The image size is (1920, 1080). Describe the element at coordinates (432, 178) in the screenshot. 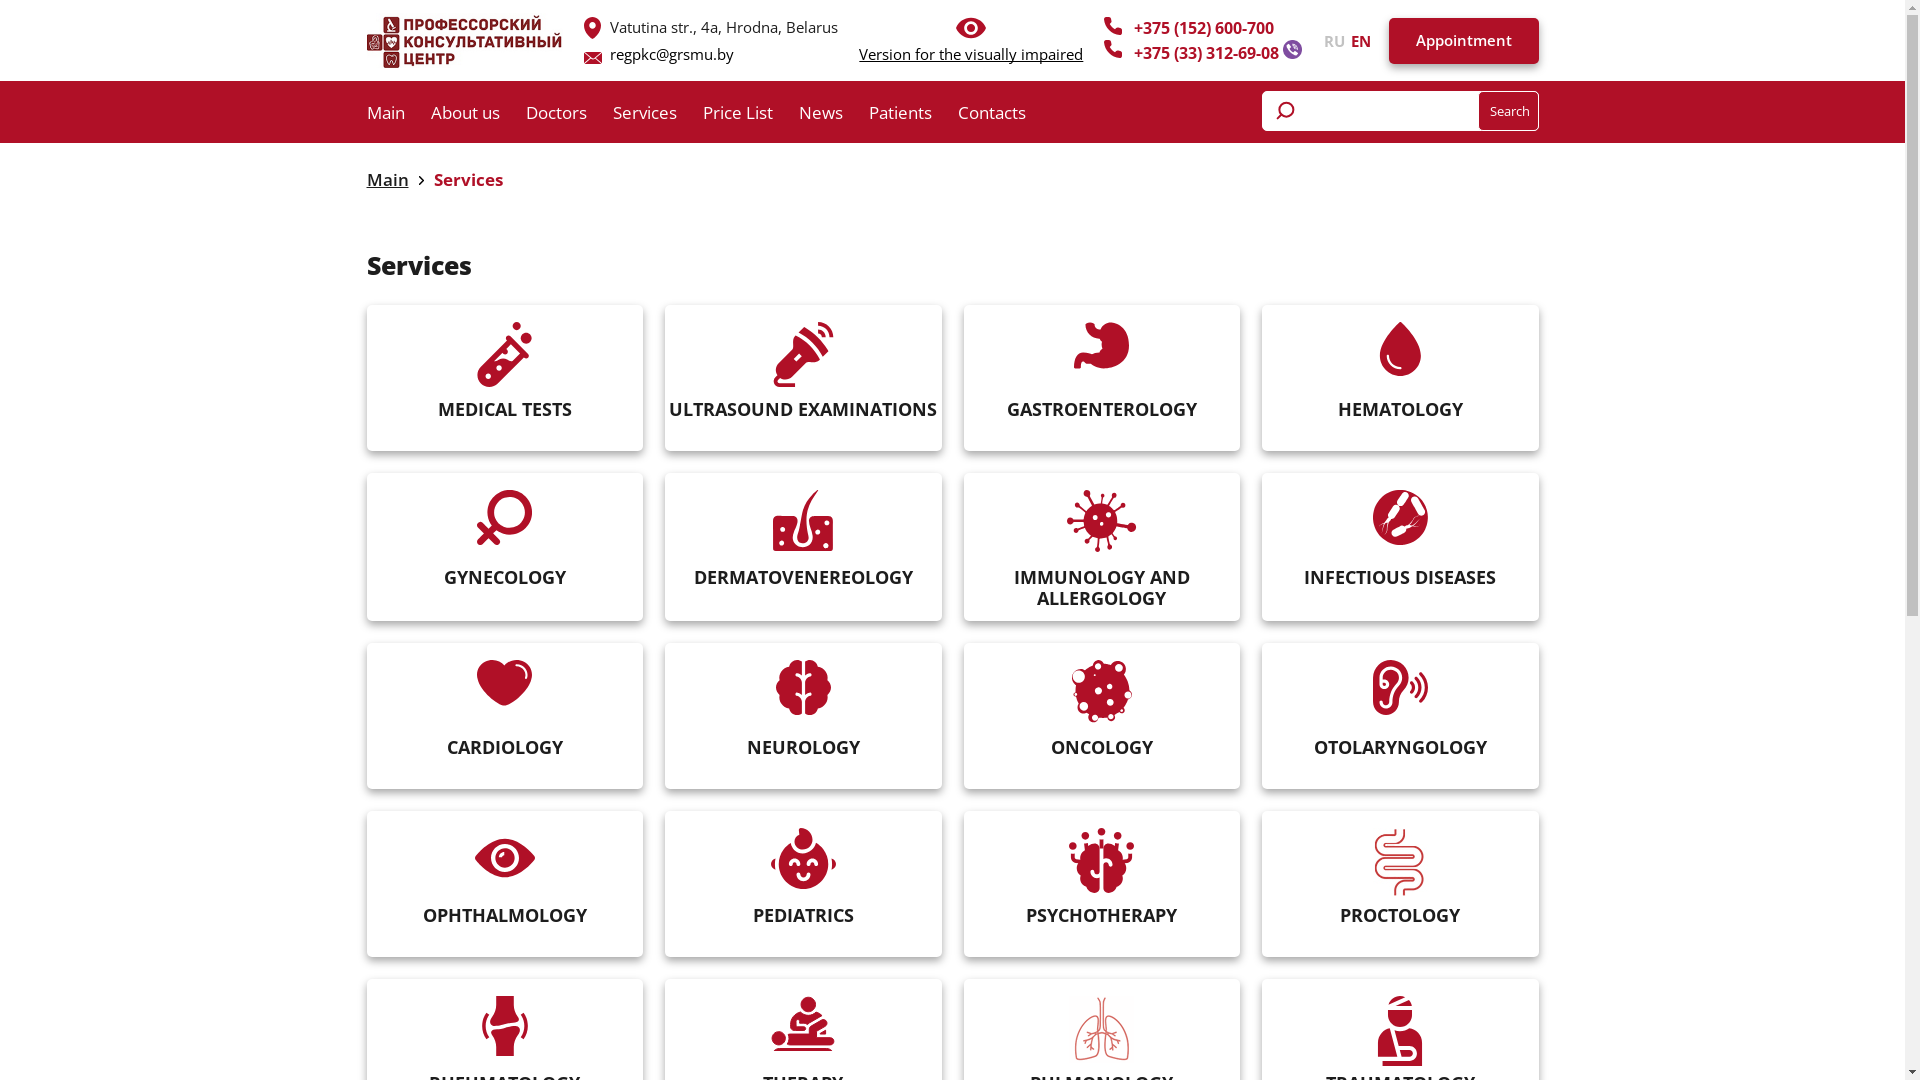

I see `'Services'` at that location.